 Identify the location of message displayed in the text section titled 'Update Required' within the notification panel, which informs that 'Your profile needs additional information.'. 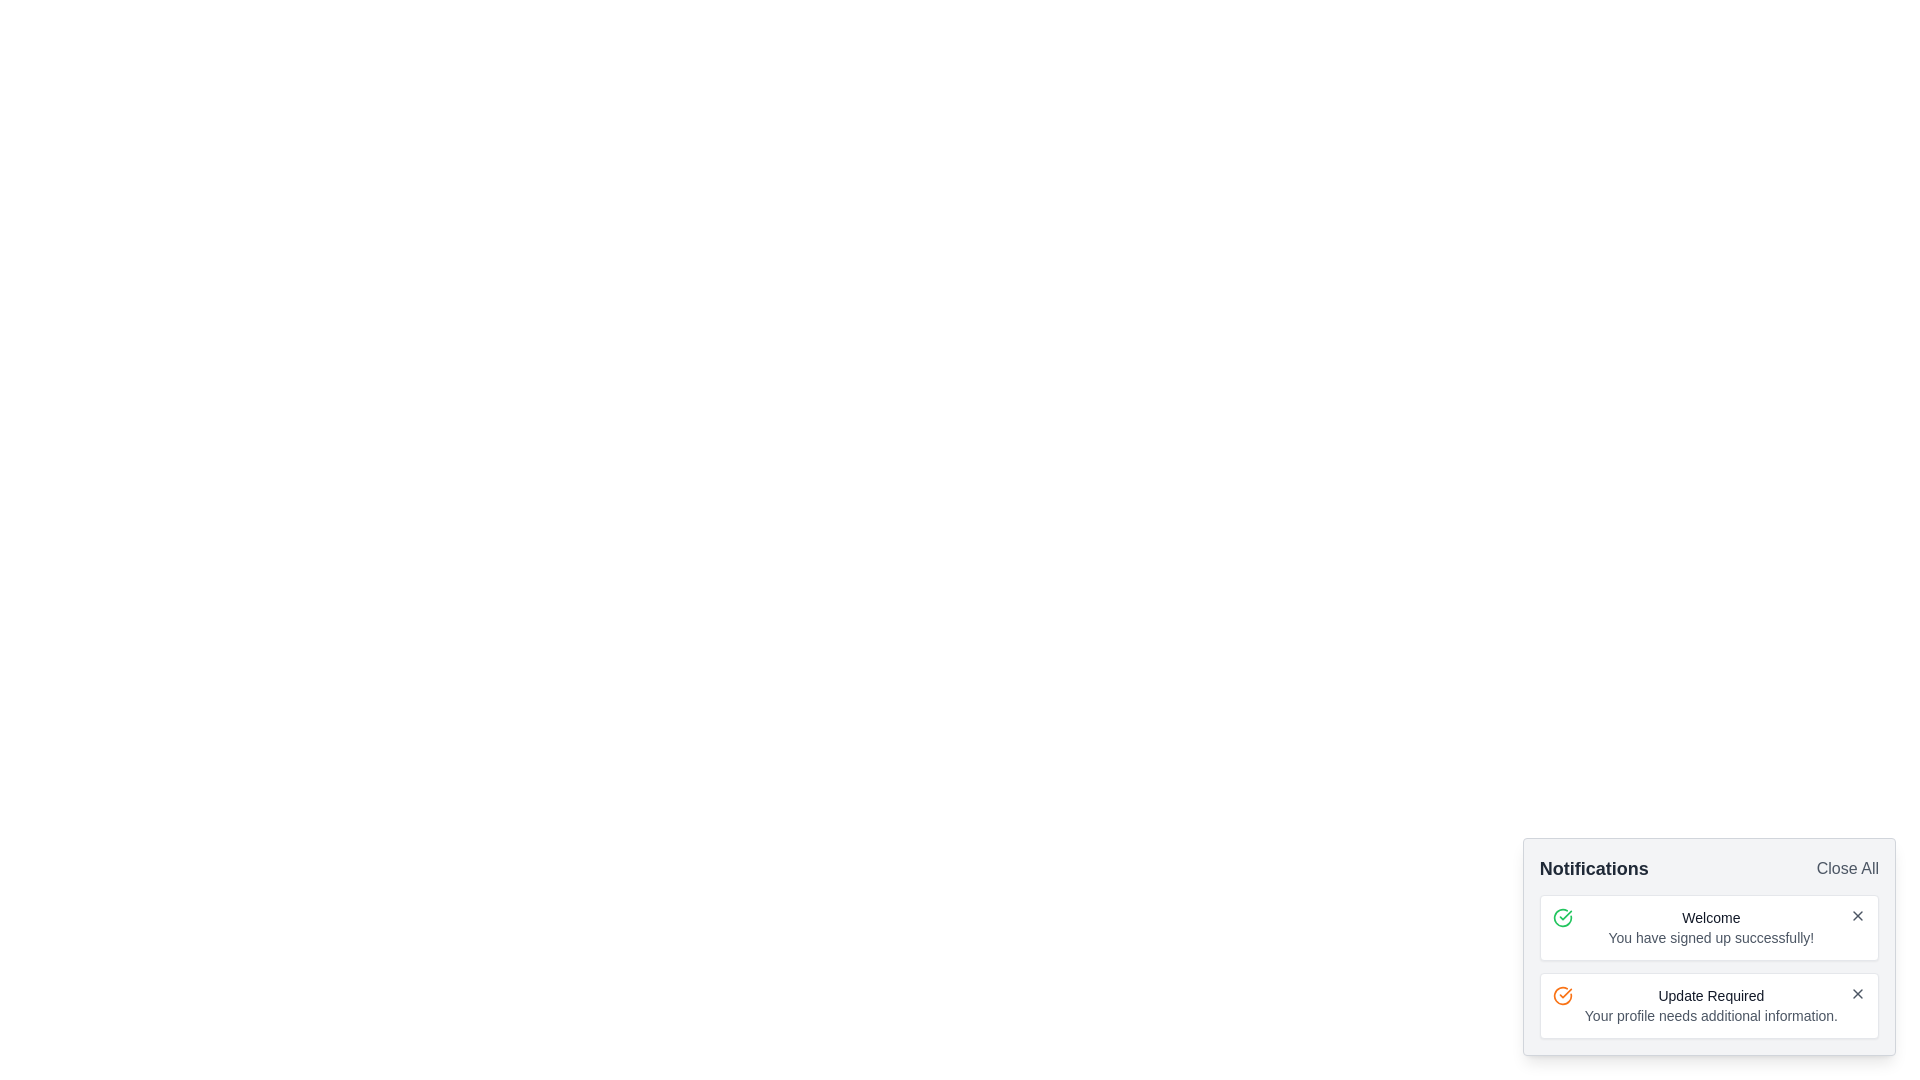
(1710, 1006).